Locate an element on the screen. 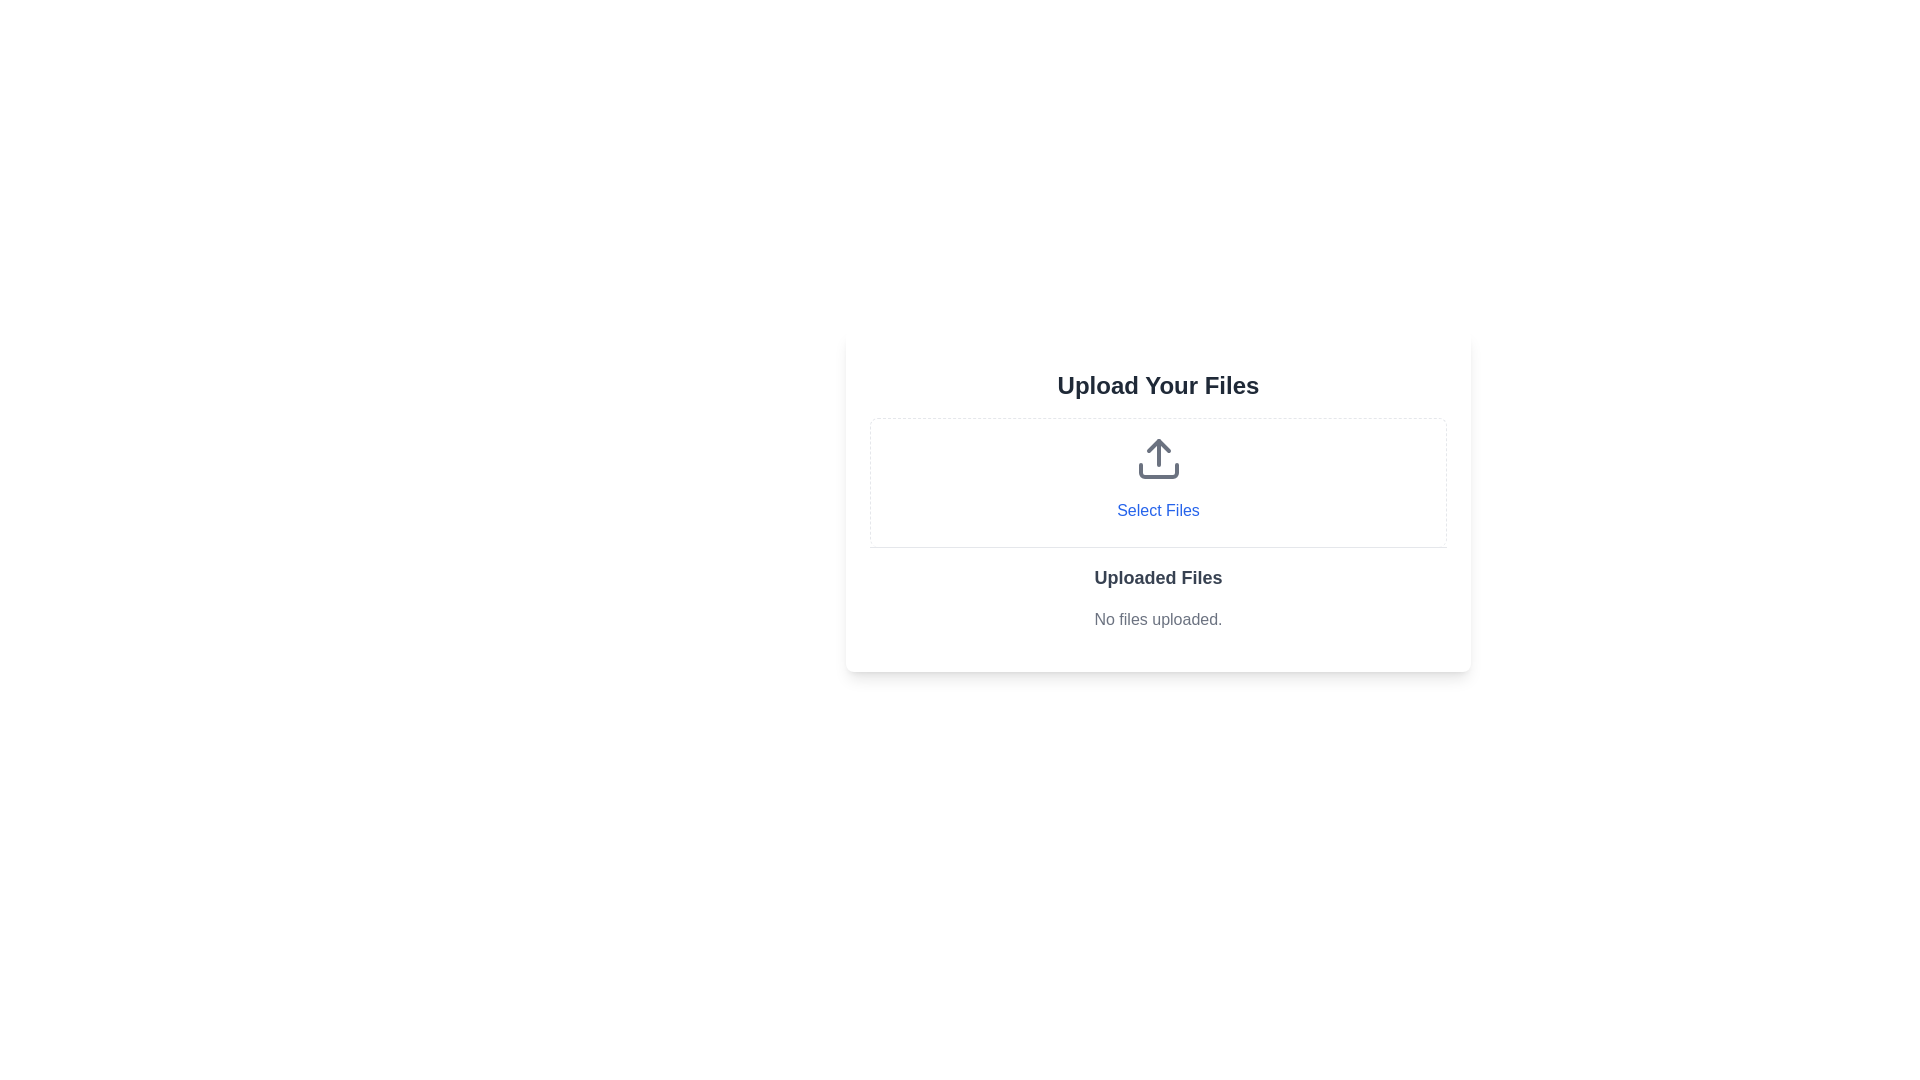 The width and height of the screenshot is (1920, 1080). text label that says 'No files uploaded.' which is styled in gray and positioned below the title 'Uploaded Files' is located at coordinates (1158, 619).